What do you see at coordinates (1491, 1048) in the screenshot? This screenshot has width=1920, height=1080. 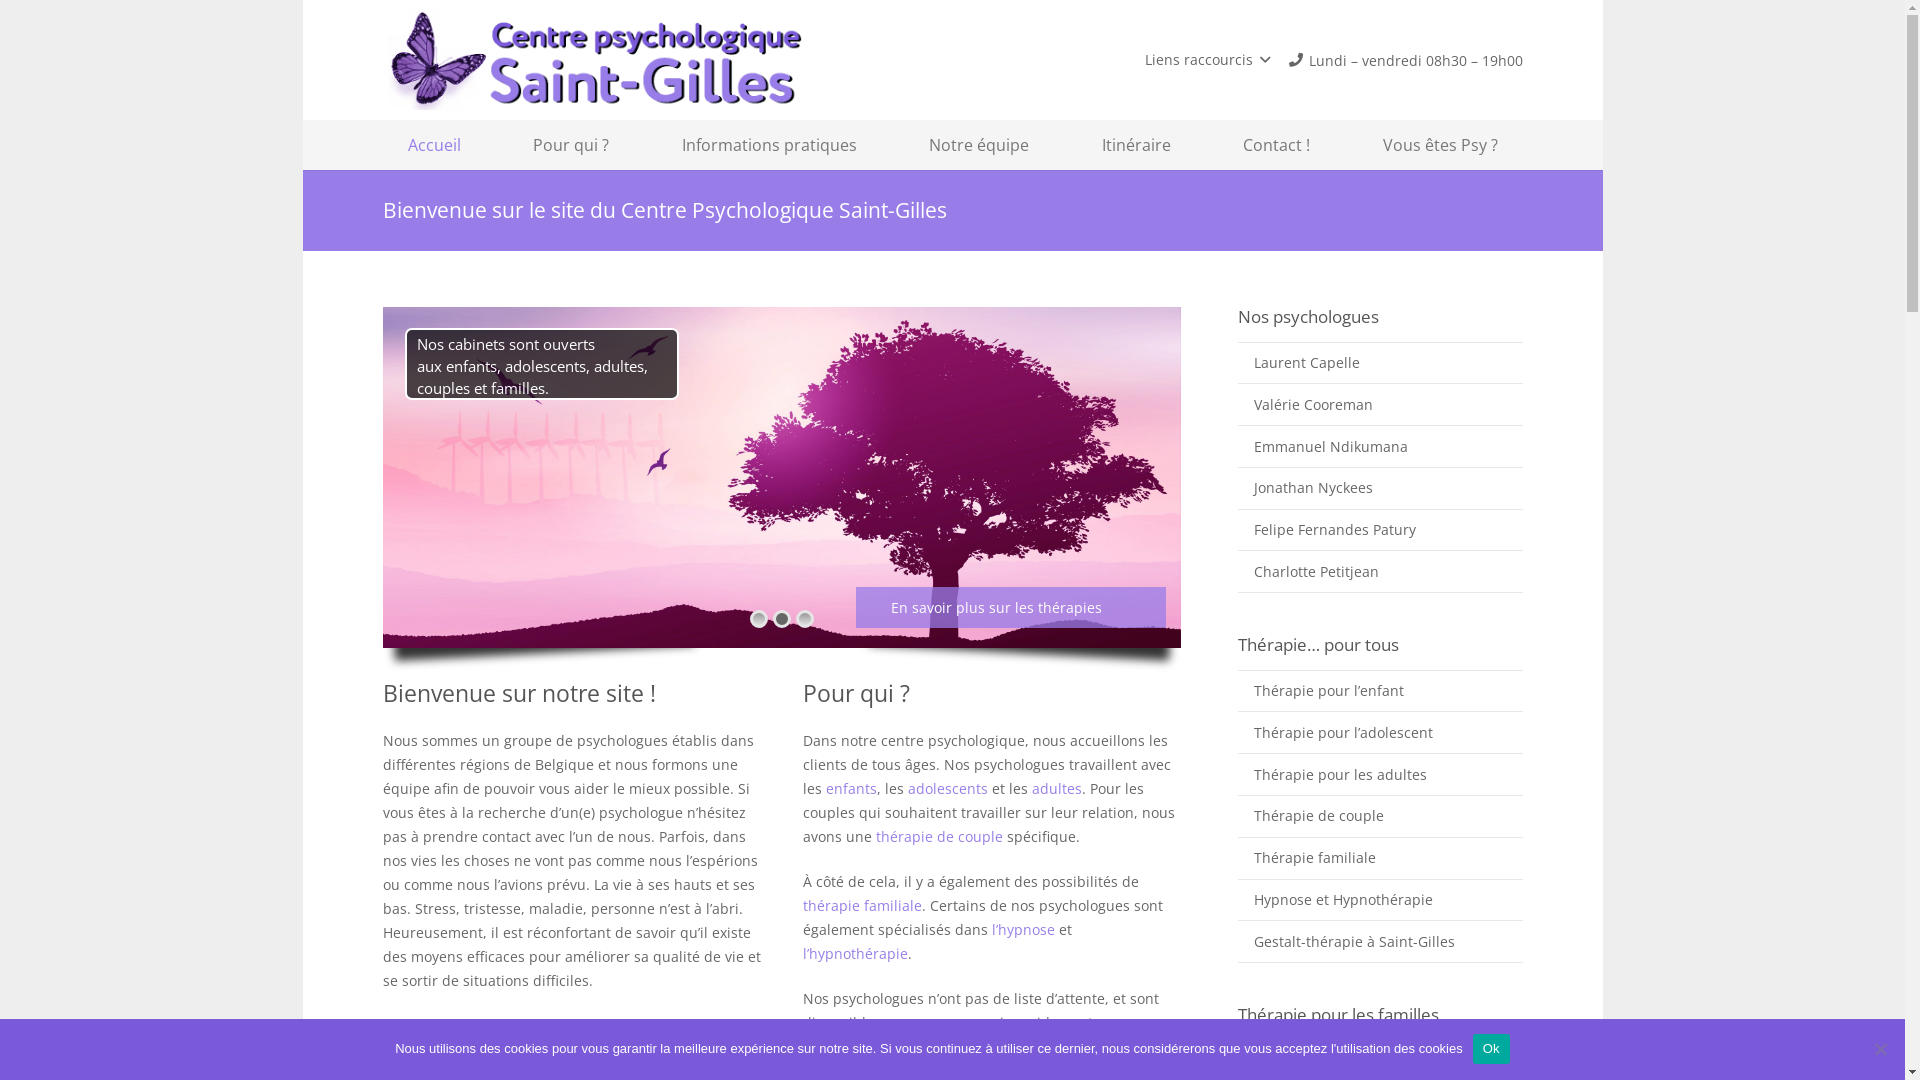 I see `'Ok'` at bounding box center [1491, 1048].